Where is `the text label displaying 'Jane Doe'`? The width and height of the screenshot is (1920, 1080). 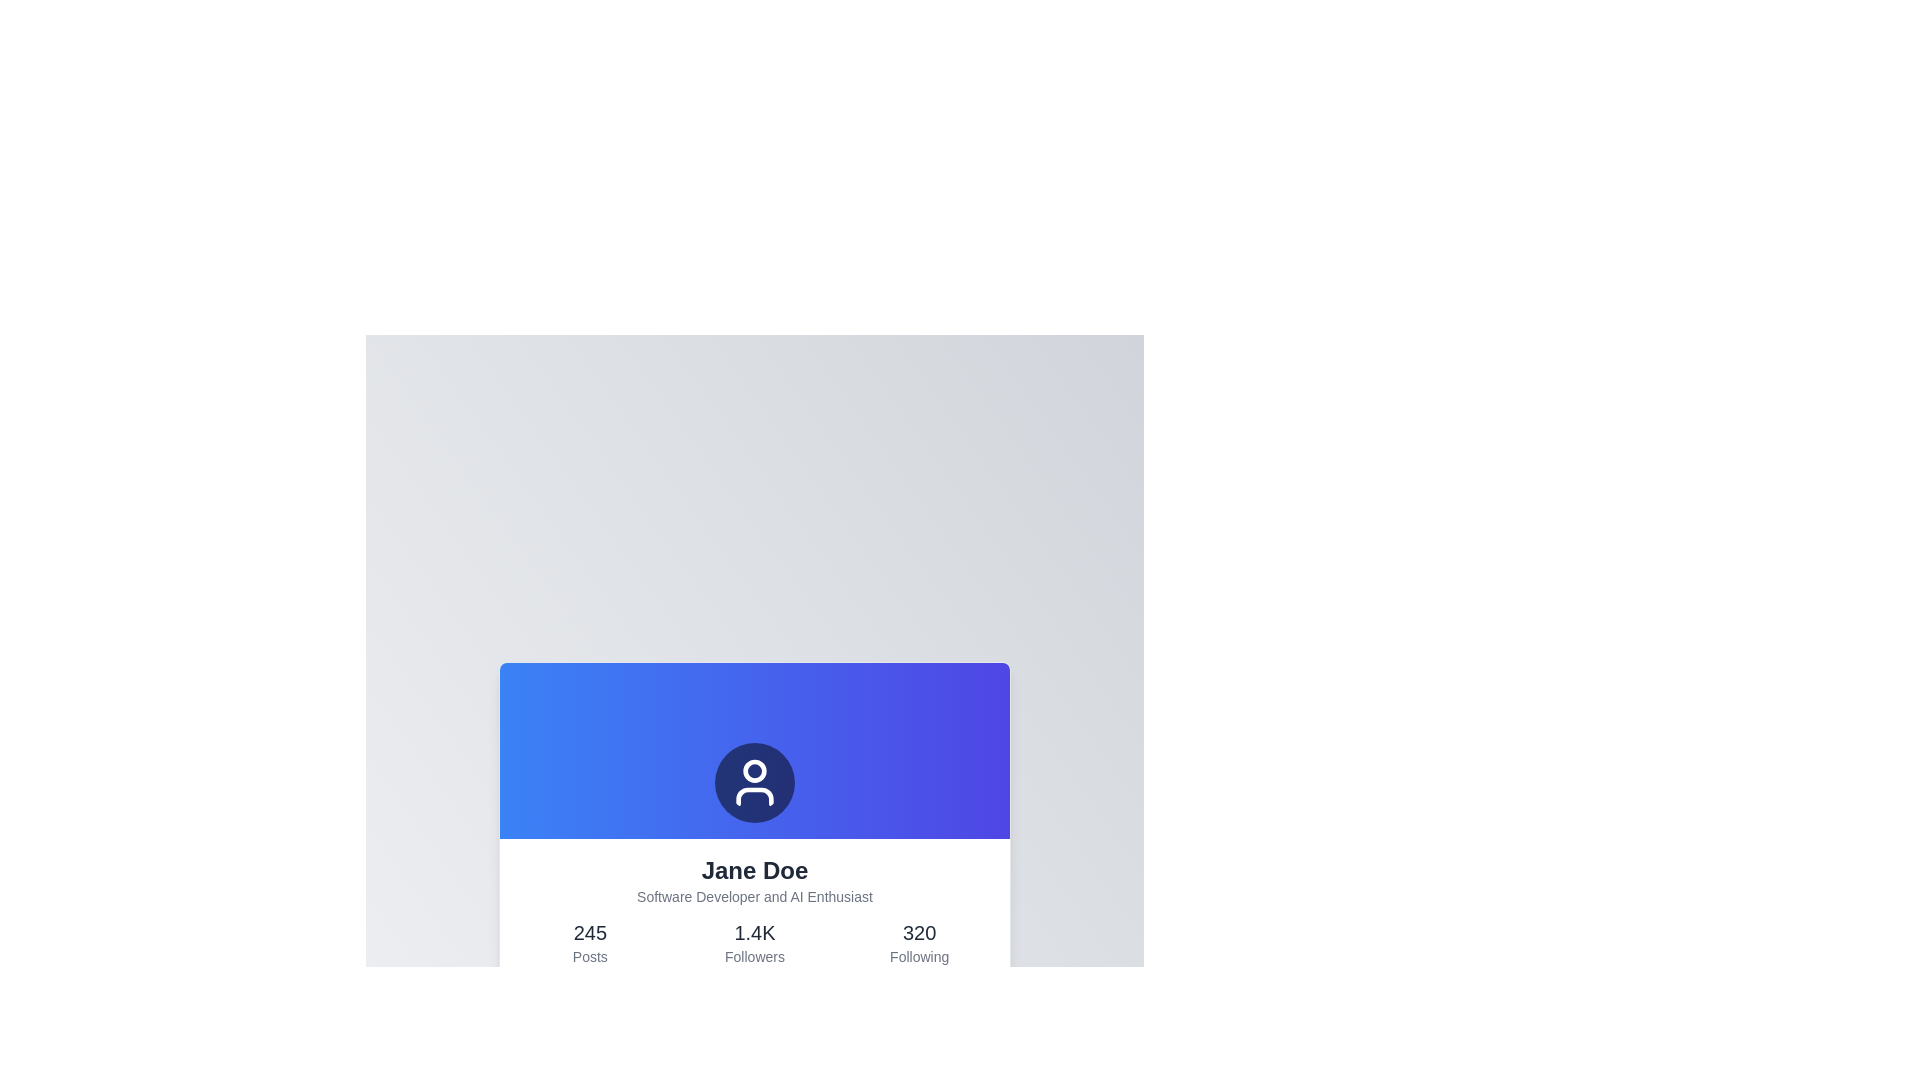
the text label displaying 'Jane Doe' is located at coordinates (753, 870).